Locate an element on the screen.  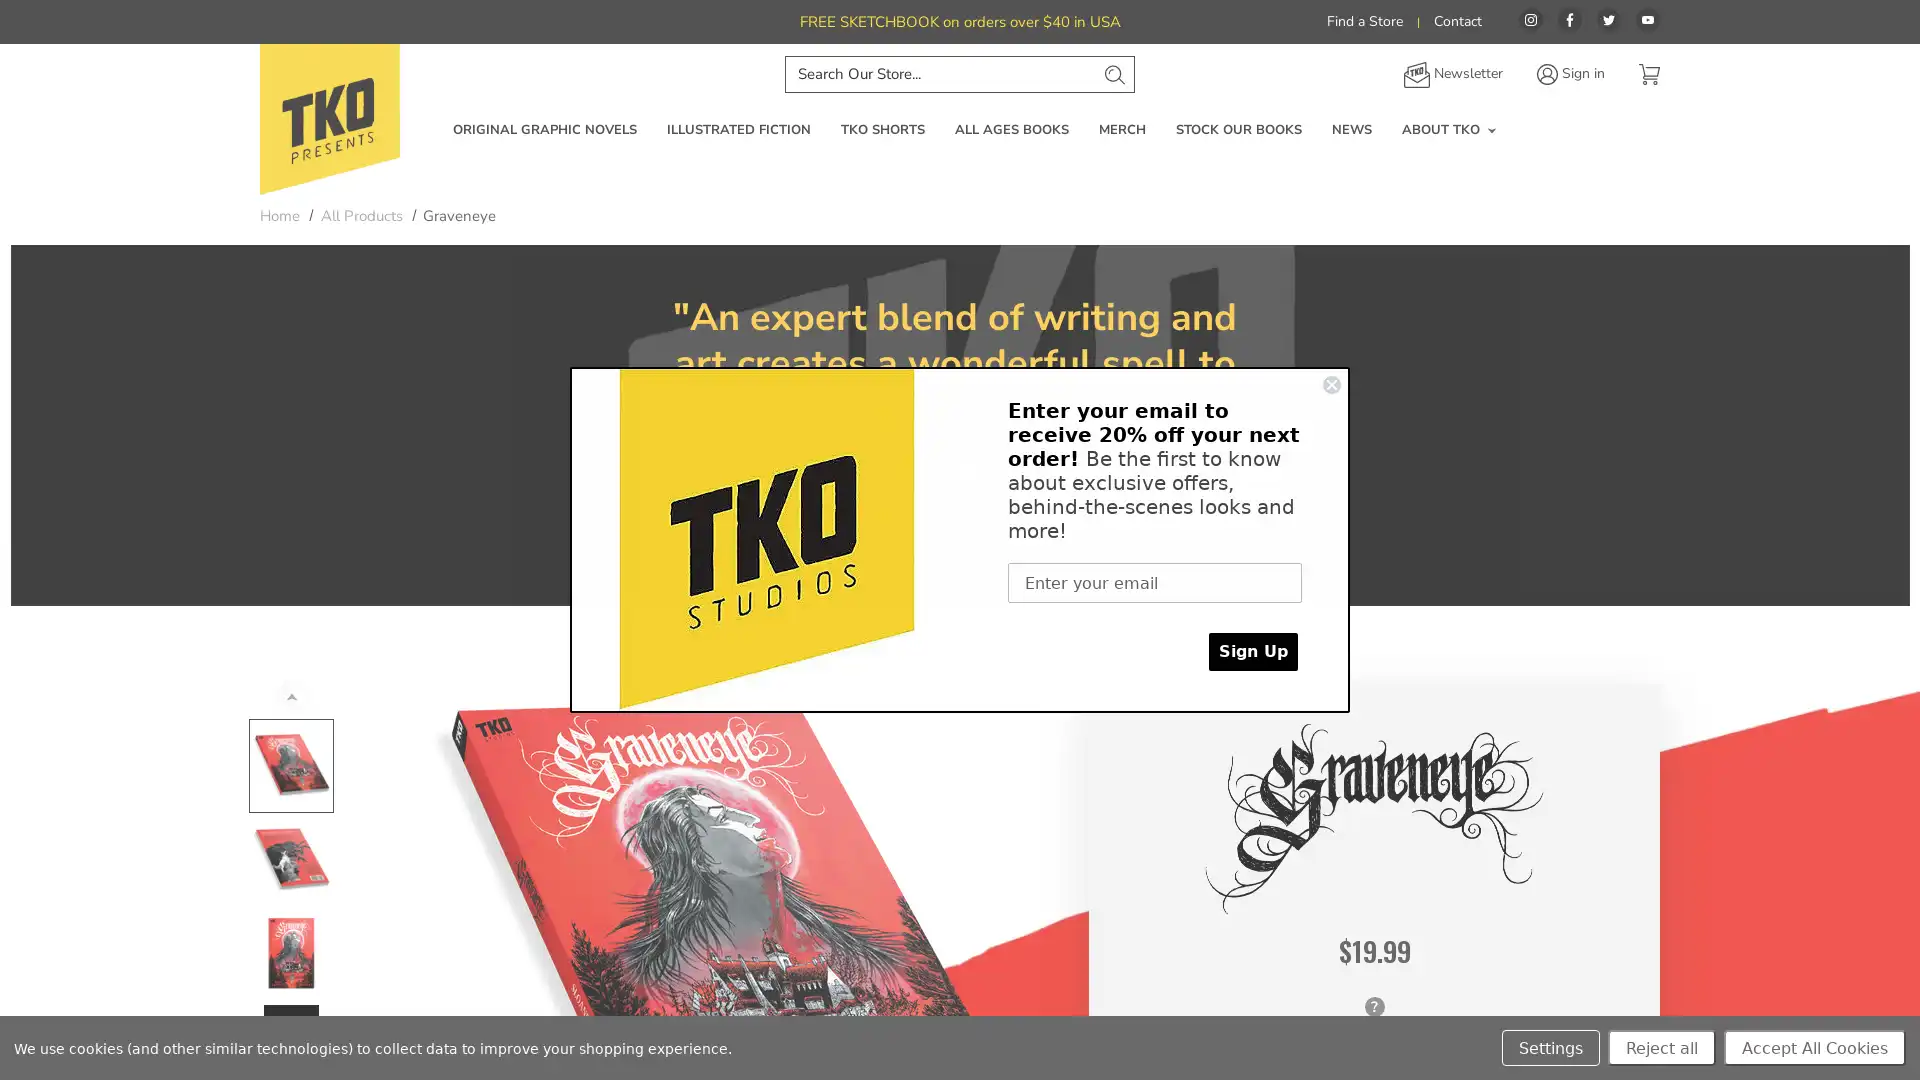
Close form is located at coordinates (1332, 385).